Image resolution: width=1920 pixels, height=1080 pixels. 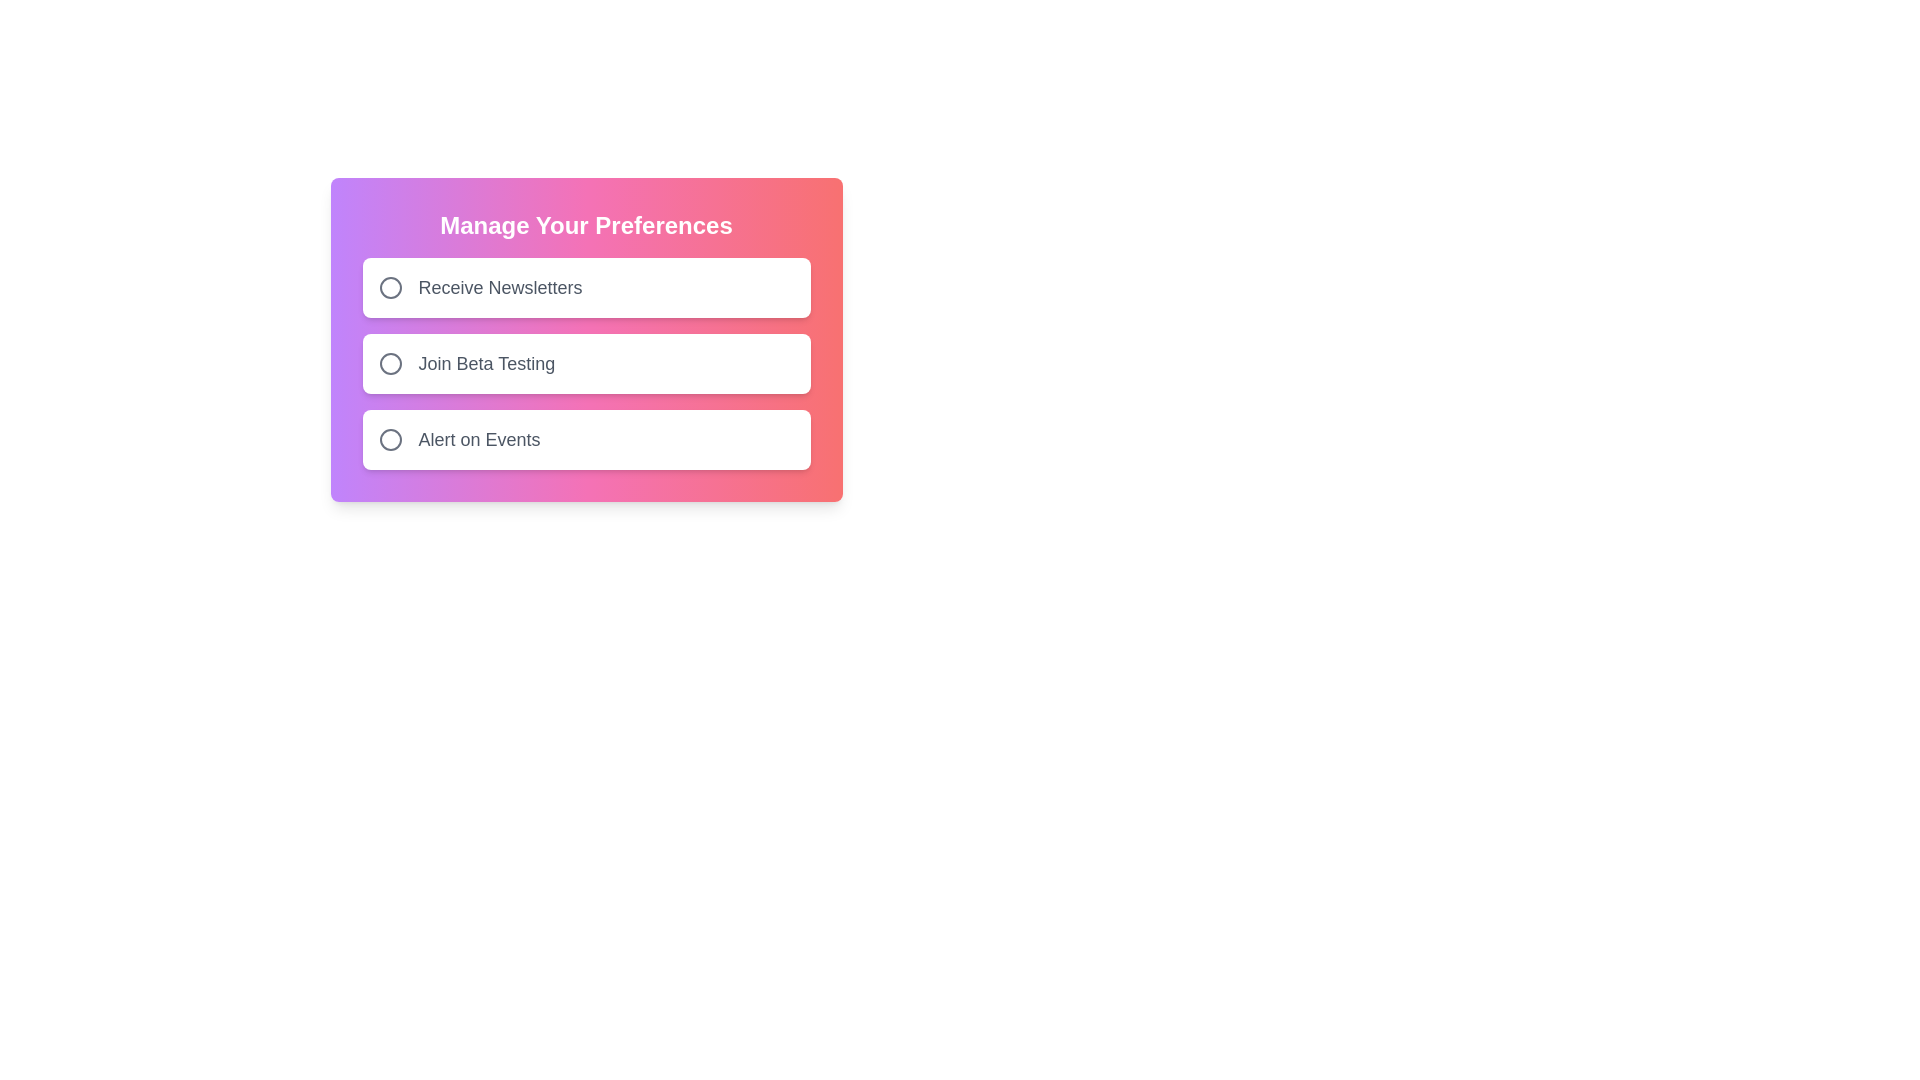 What do you see at coordinates (478, 438) in the screenshot?
I see `static text label displaying 'Alert on Events', which is styled with a medium-sized gray font inside a white rounded rectangle on a gradient background` at bounding box center [478, 438].